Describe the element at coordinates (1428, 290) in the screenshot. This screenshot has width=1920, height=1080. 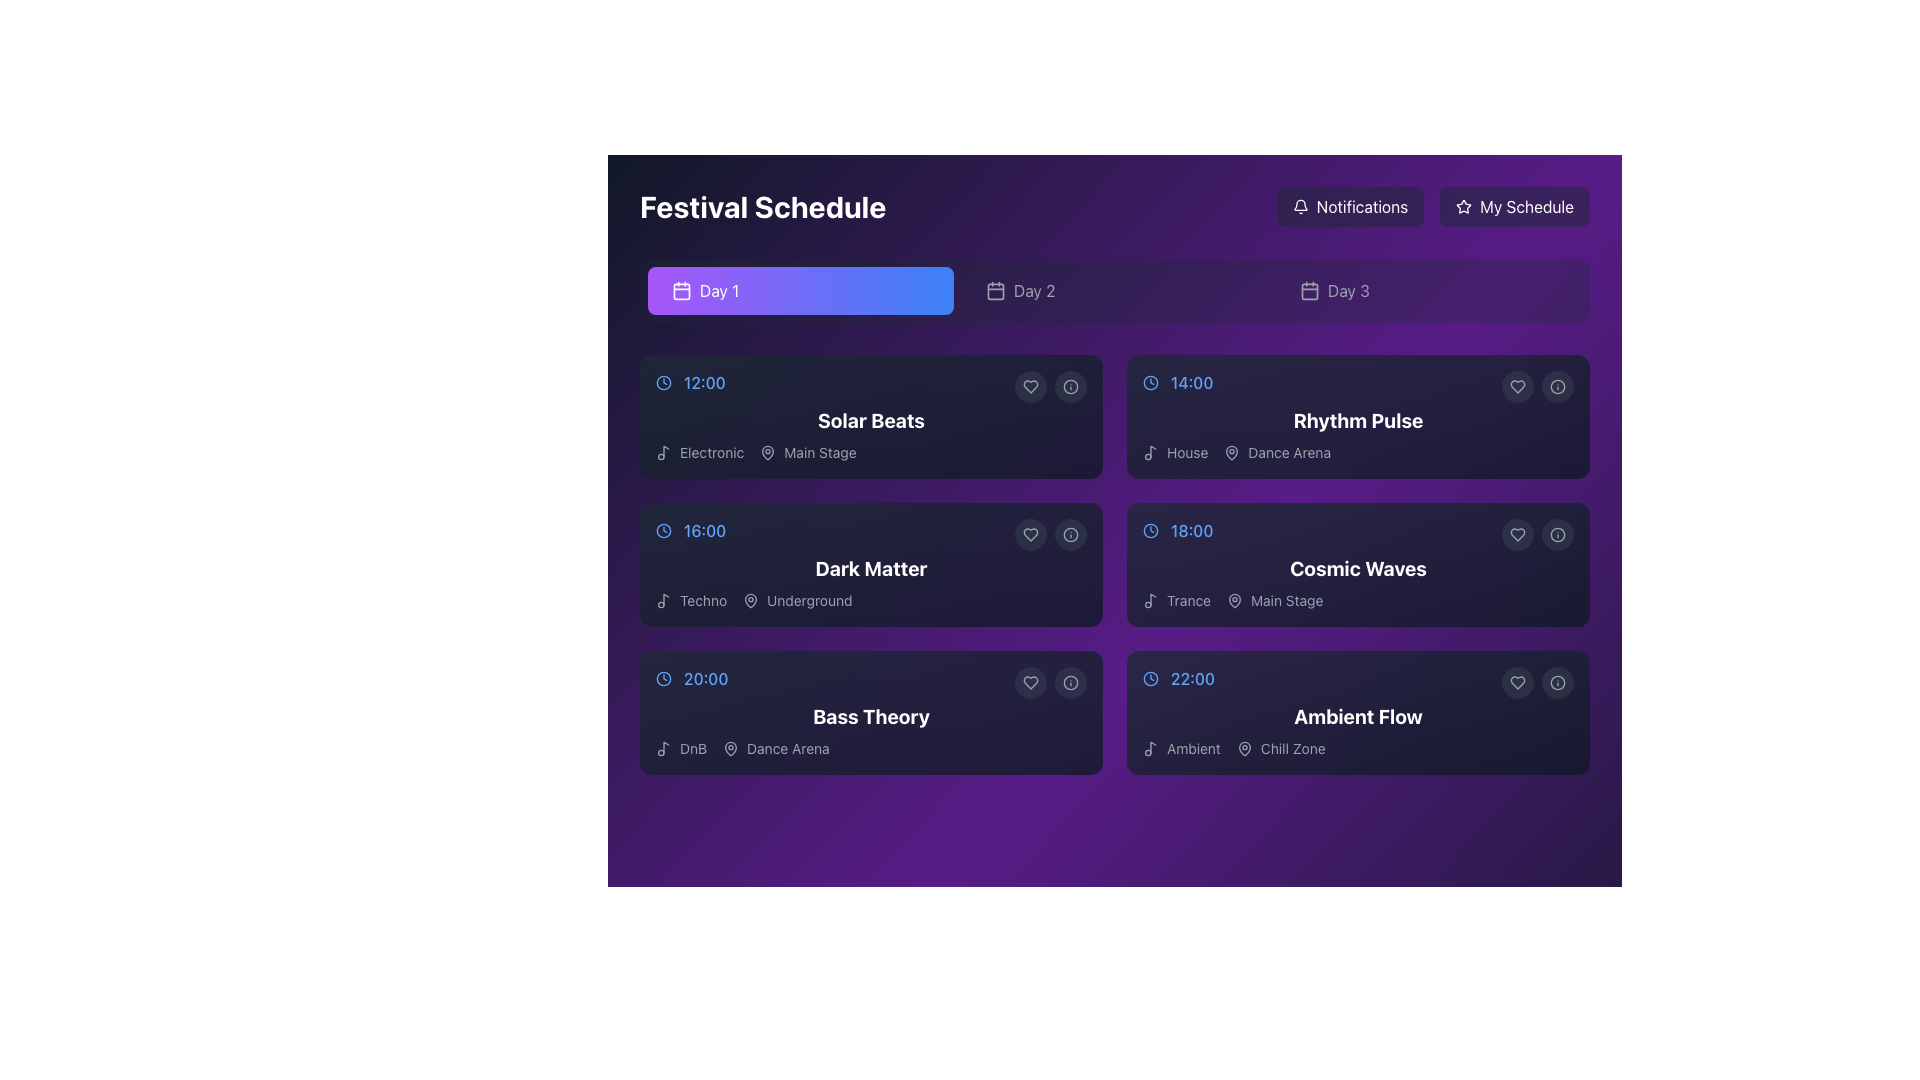
I see `the 'Day 3' button` at that location.